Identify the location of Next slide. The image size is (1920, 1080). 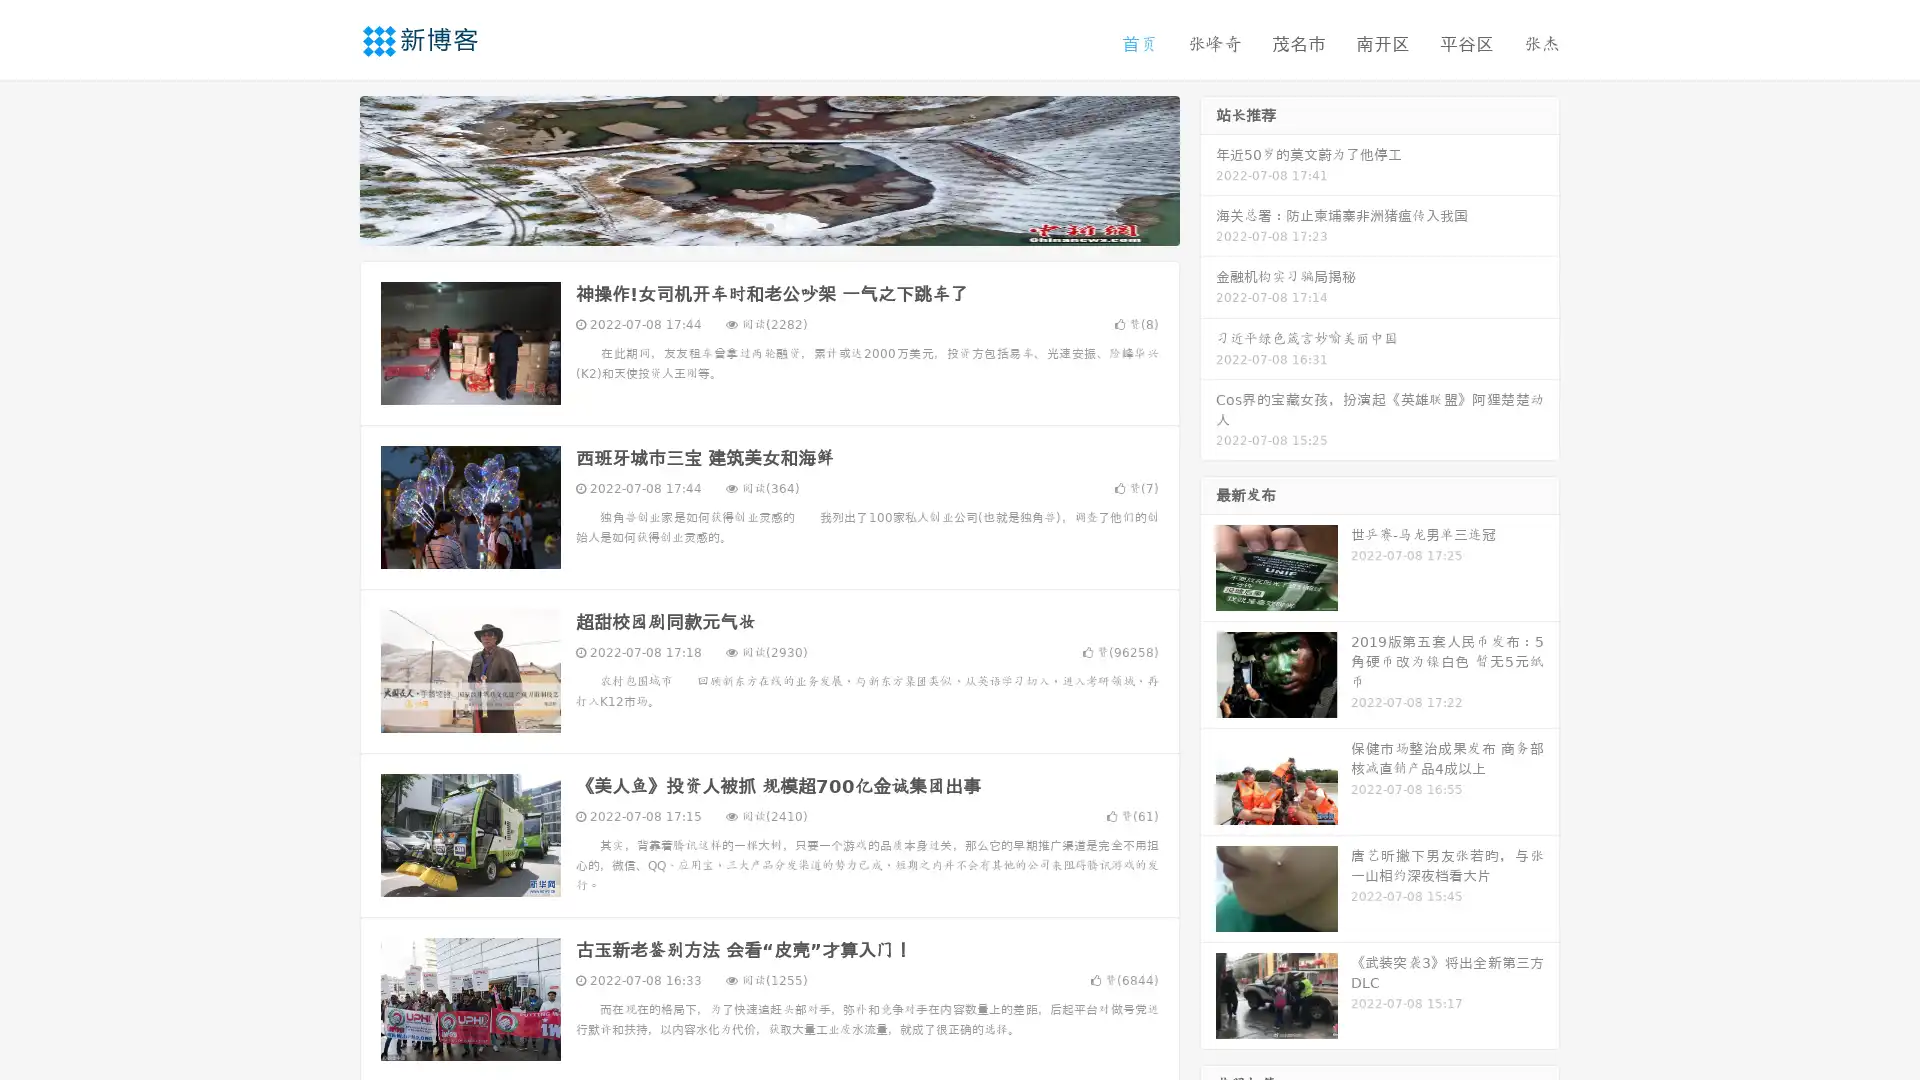
(1208, 168).